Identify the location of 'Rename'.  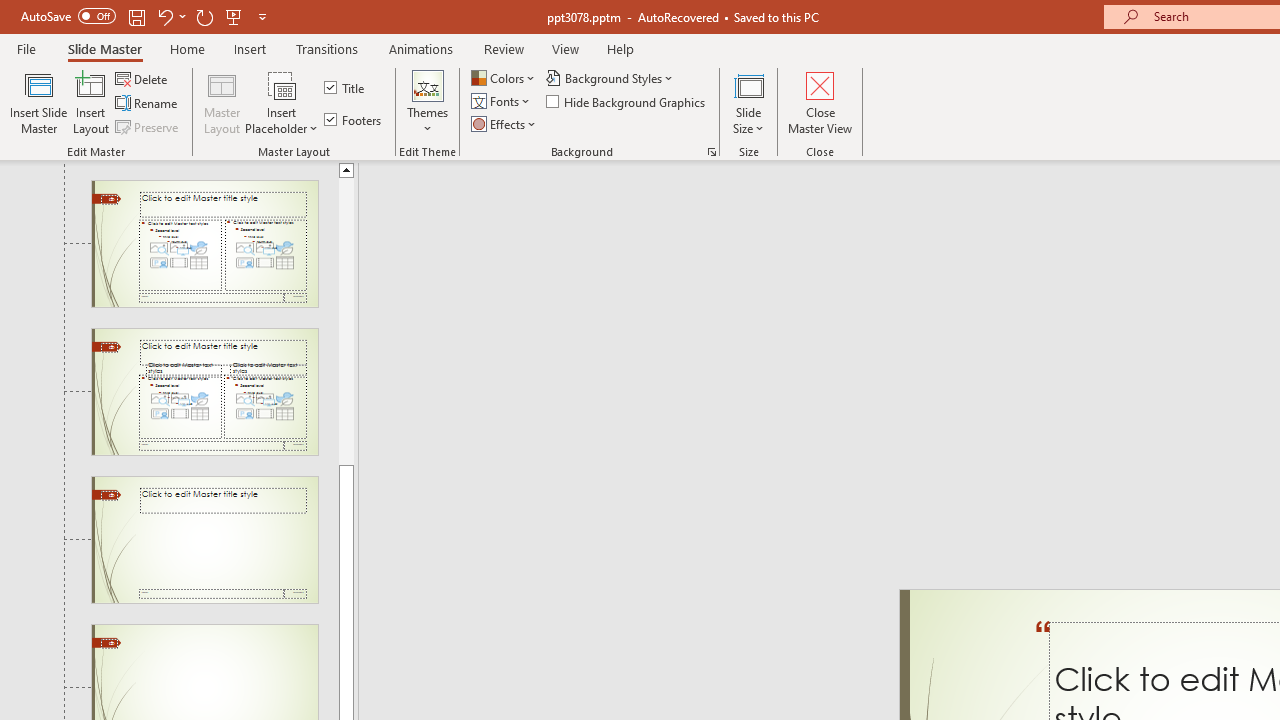
(147, 103).